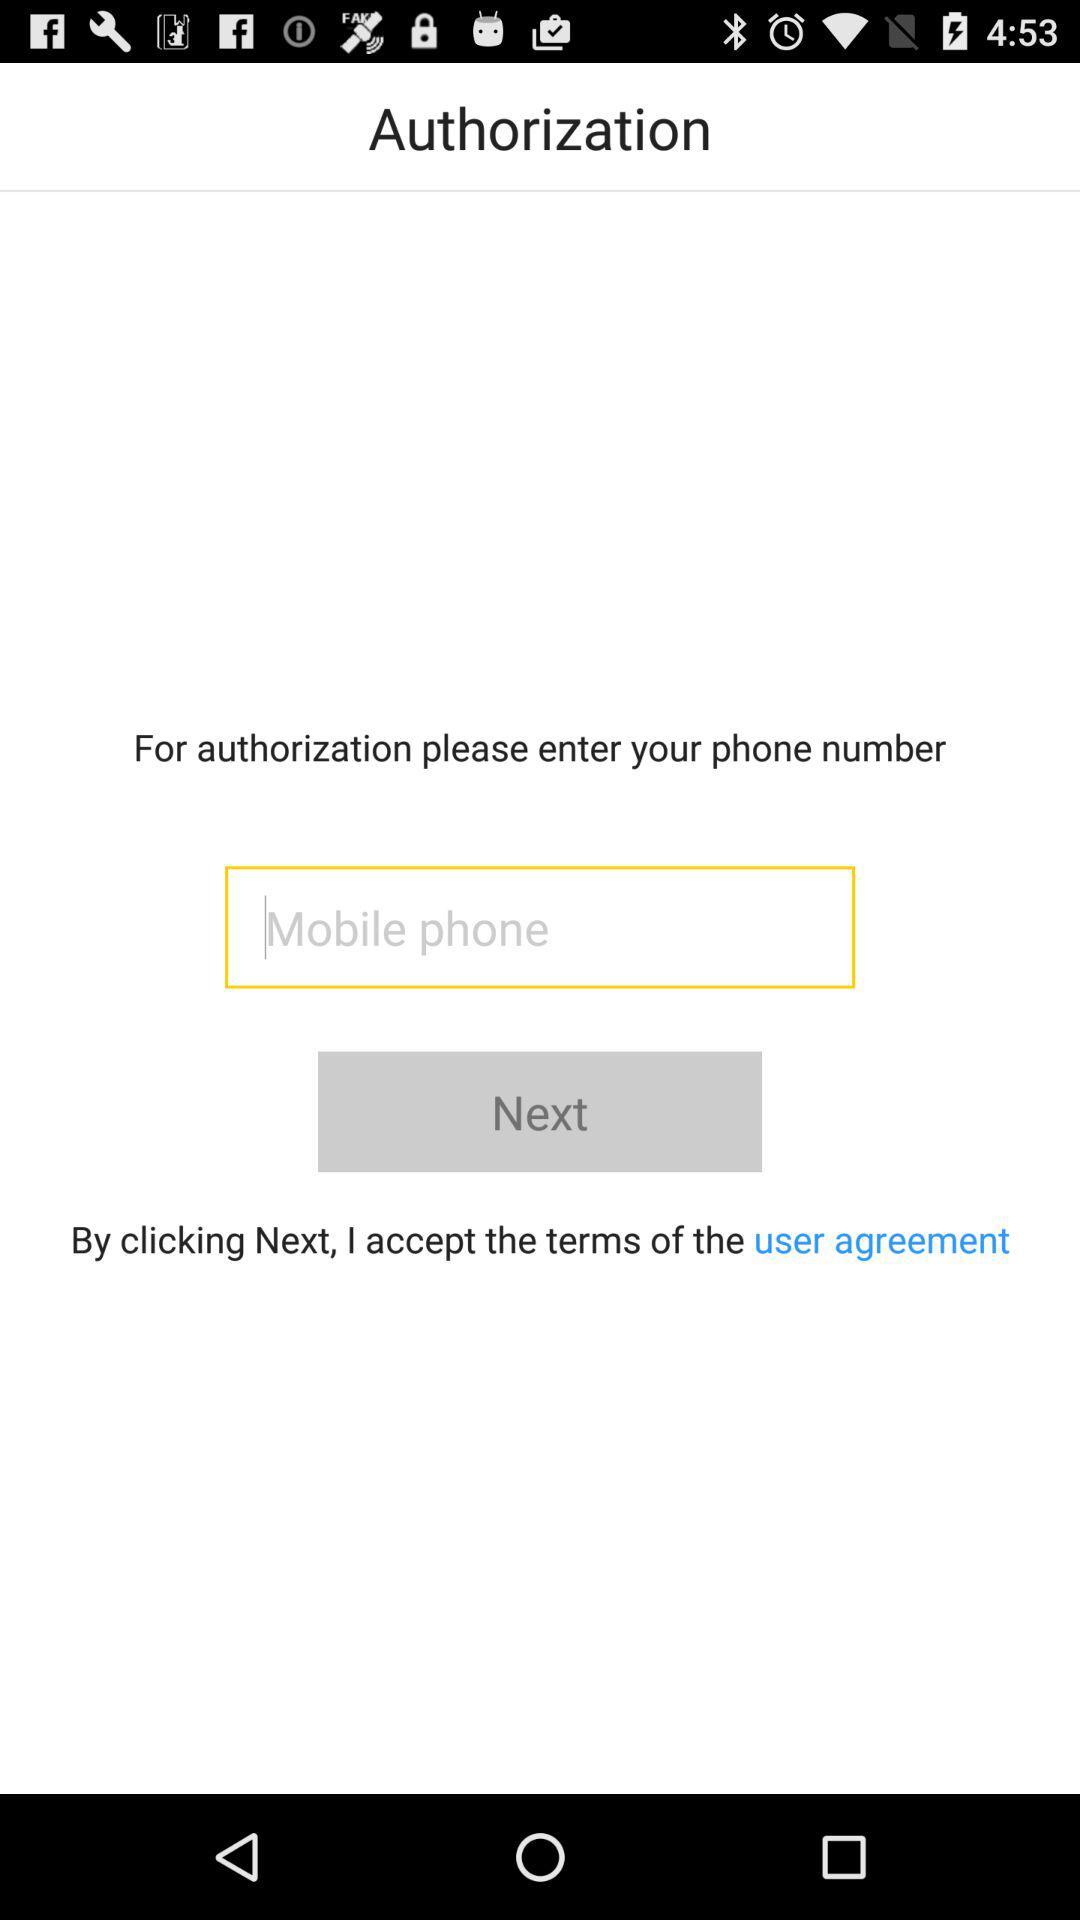 The image size is (1080, 1920). Describe the element at coordinates (540, 1237) in the screenshot. I see `the by clicking next item` at that location.